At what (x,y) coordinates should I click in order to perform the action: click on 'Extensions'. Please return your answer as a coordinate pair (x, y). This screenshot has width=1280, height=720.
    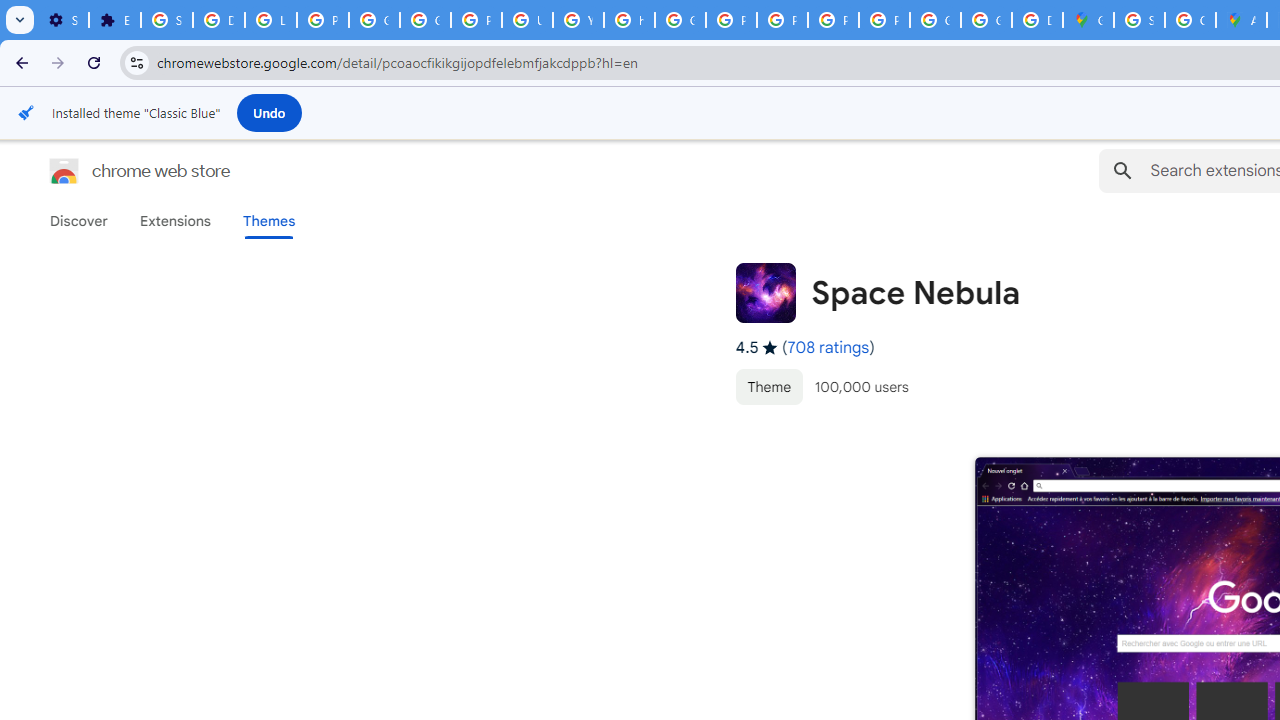
    Looking at the image, I should click on (174, 221).